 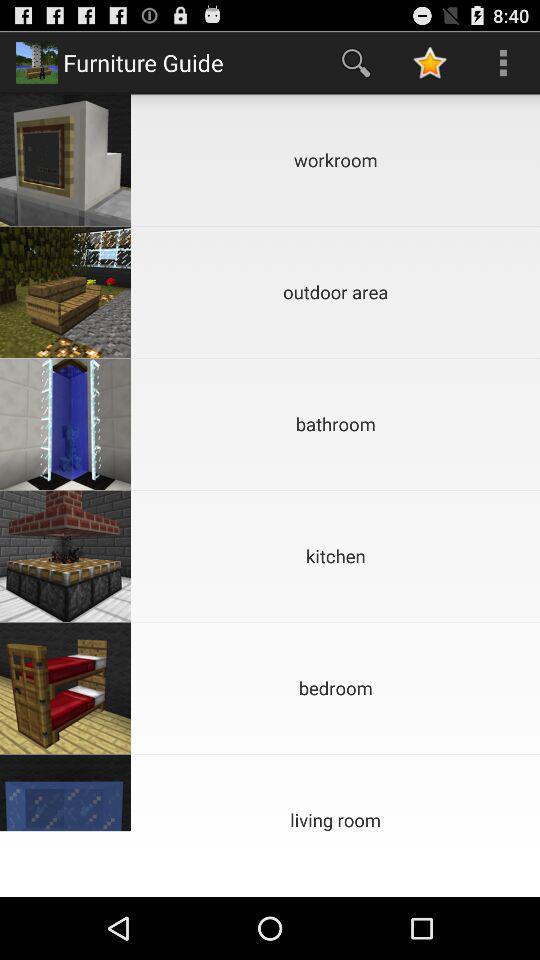 I want to click on the workroom item, so click(x=335, y=159).